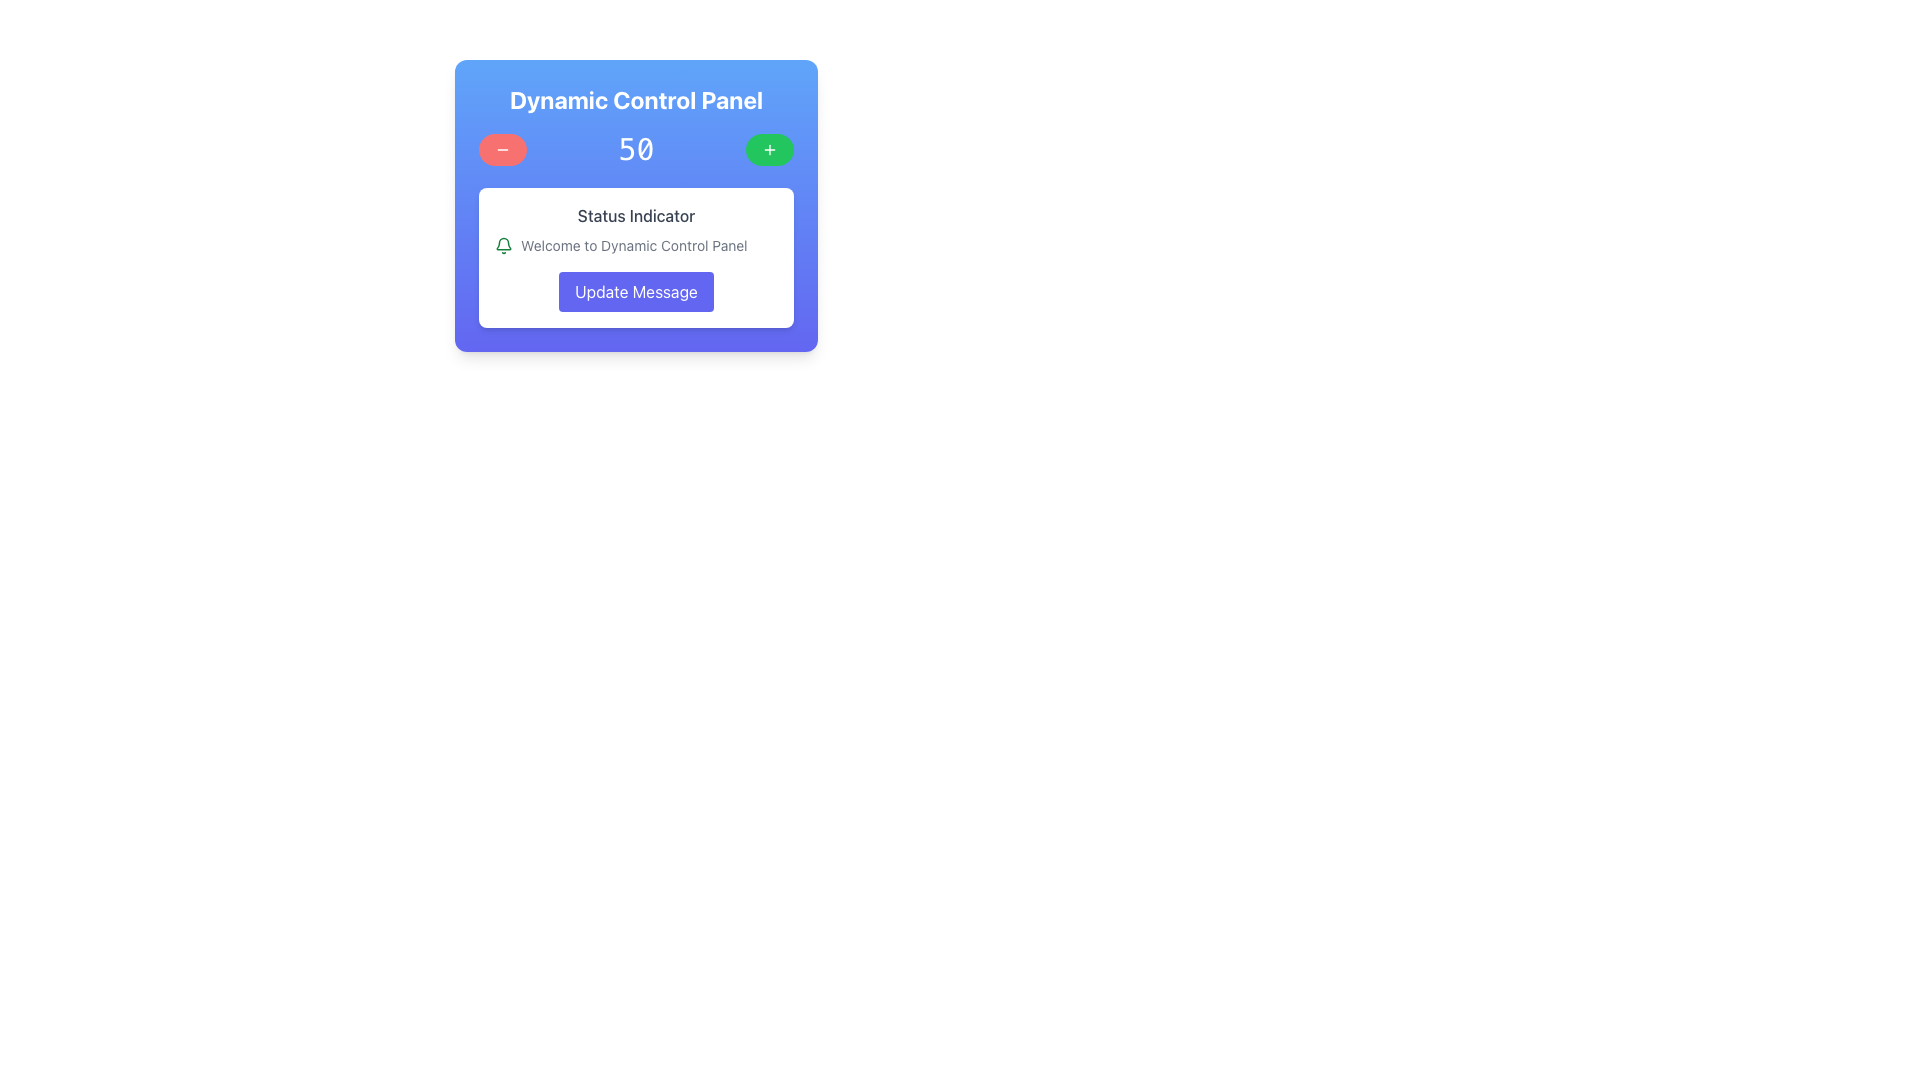 The height and width of the screenshot is (1080, 1920). Describe the element at coordinates (635, 292) in the screenshot. I see `the button located at the lower section of a white, rounded, and shadowed card component, which executes an 'Update Message' operation when clicked` at that location.